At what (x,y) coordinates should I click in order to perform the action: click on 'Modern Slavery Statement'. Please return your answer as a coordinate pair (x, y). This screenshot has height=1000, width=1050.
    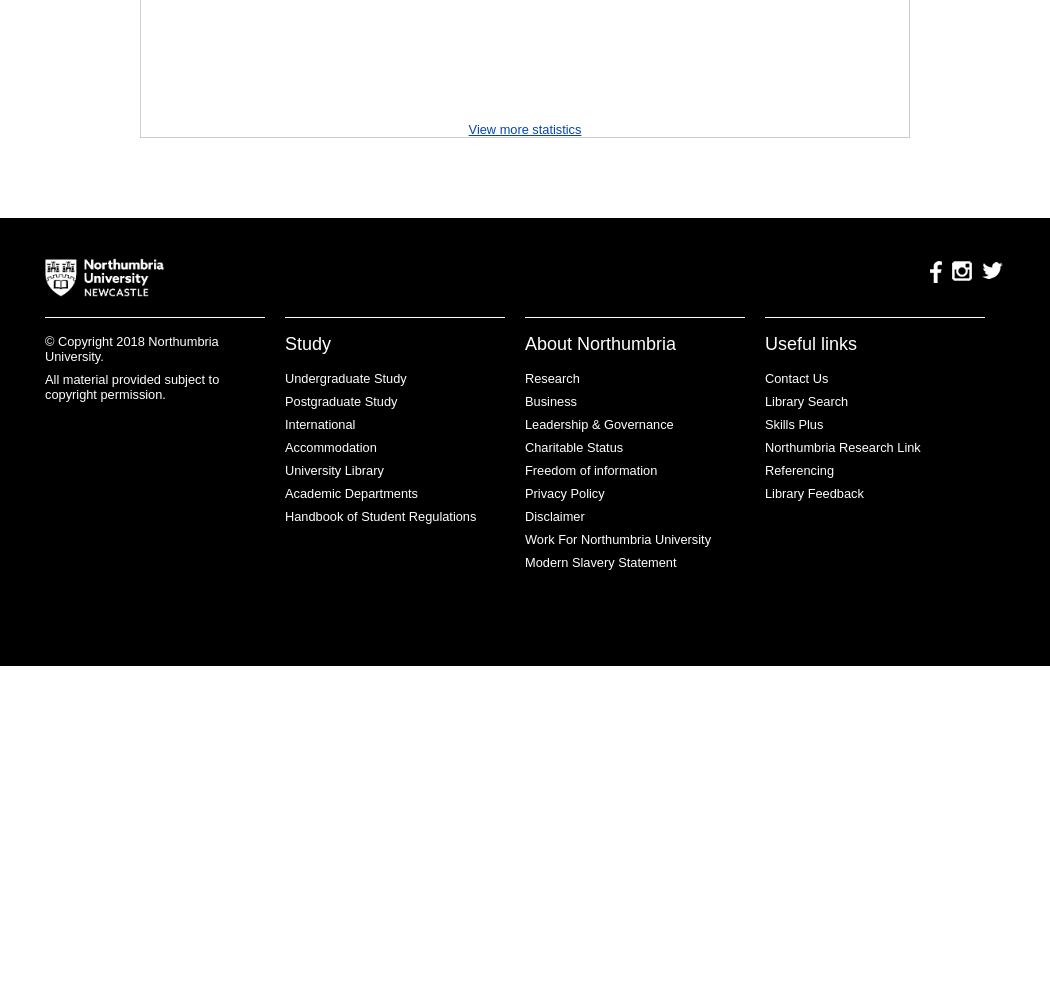
    Looking at the image, I should click on (600, 562).